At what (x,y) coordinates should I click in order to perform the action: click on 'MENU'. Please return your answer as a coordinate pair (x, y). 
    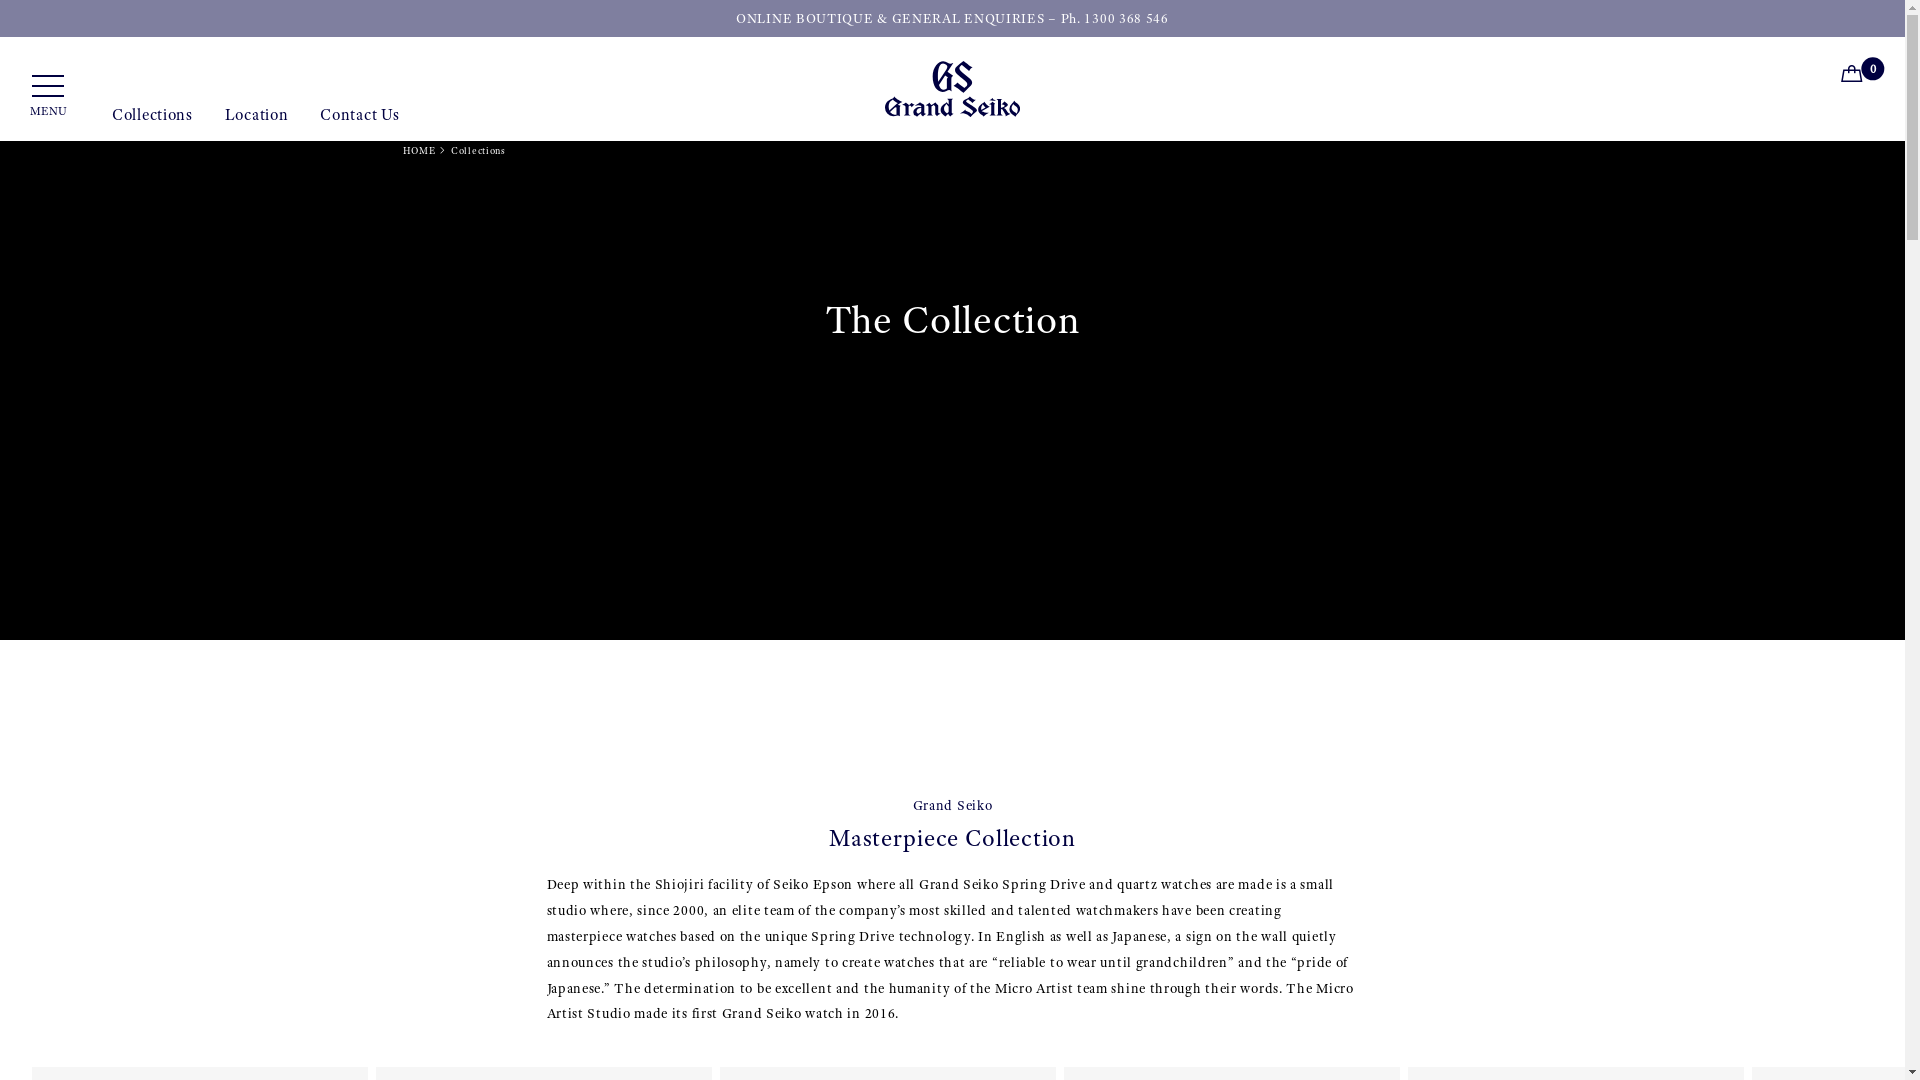
    Looking at the image, I should click on (48, 96).